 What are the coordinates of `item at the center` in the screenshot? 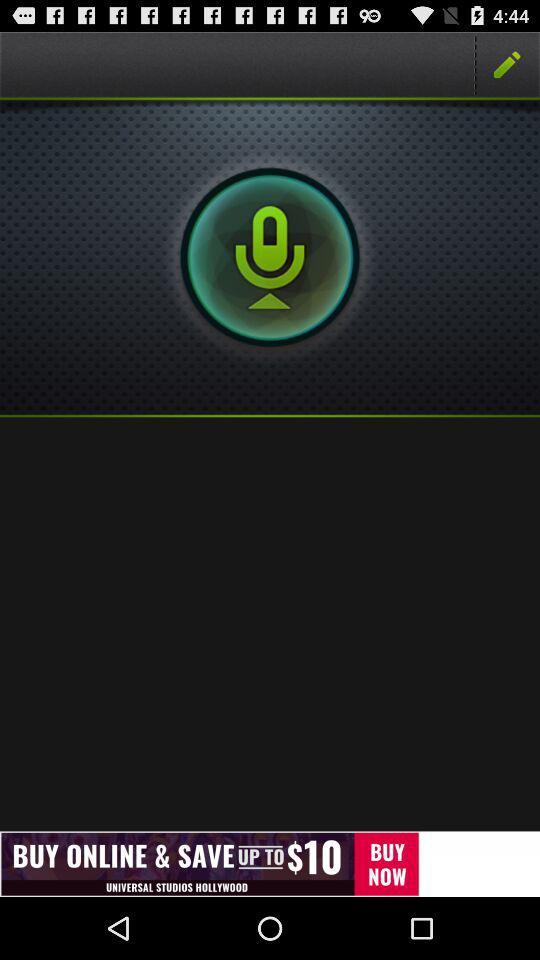 It's located at (270, 623).